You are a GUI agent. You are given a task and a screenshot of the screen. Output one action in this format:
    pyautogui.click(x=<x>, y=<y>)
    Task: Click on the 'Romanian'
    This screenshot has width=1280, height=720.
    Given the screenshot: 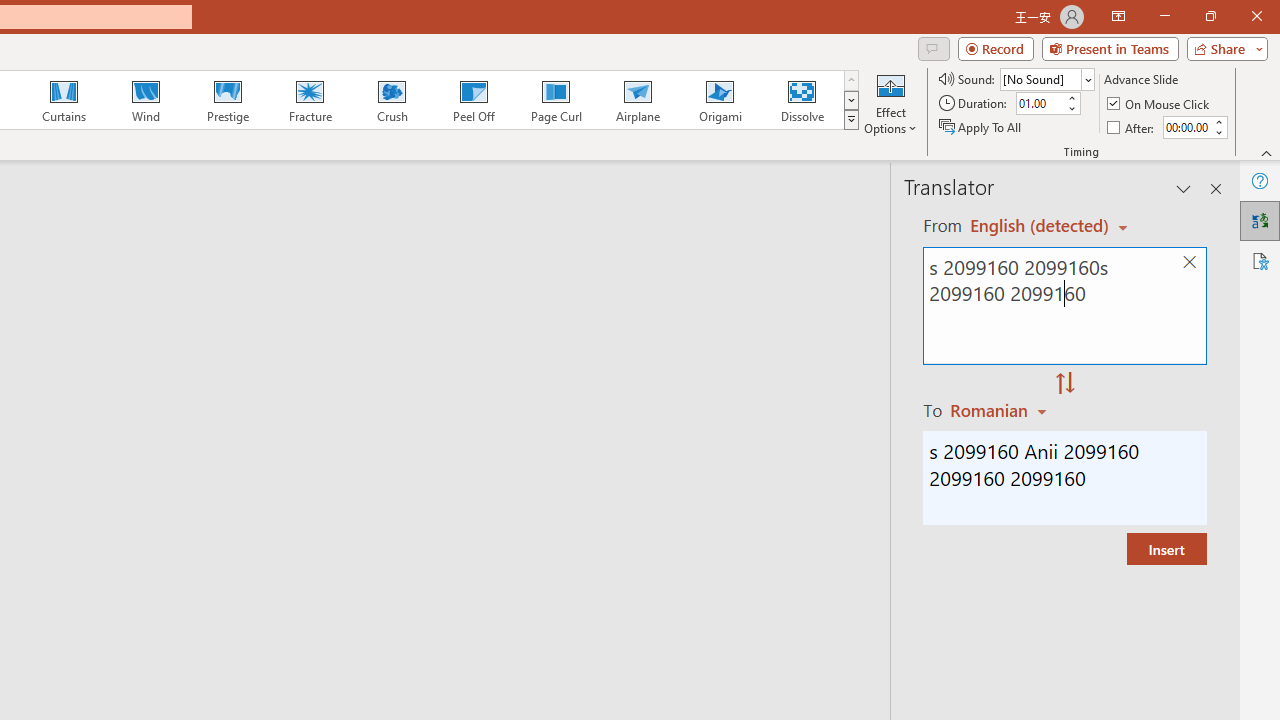 What is the action you would take?
    pyautogui.click(x=1001, y=409)
    